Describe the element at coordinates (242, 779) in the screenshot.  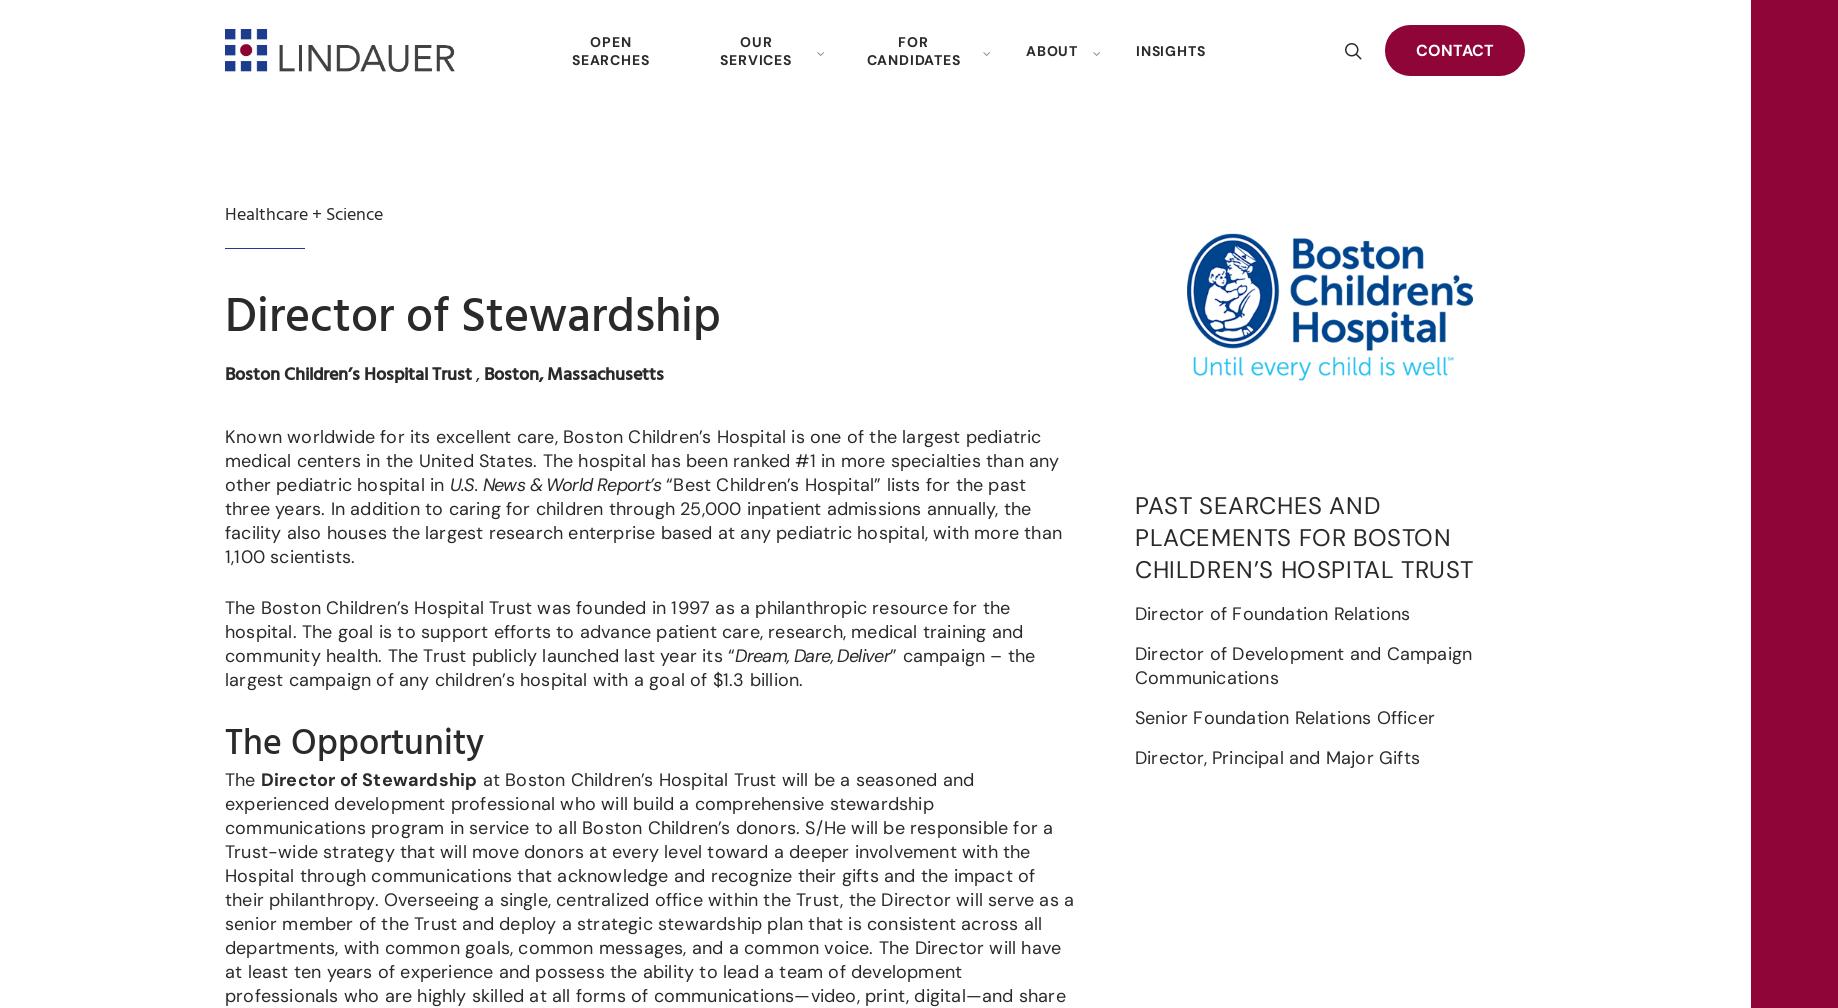
I see `'The'` at that location.